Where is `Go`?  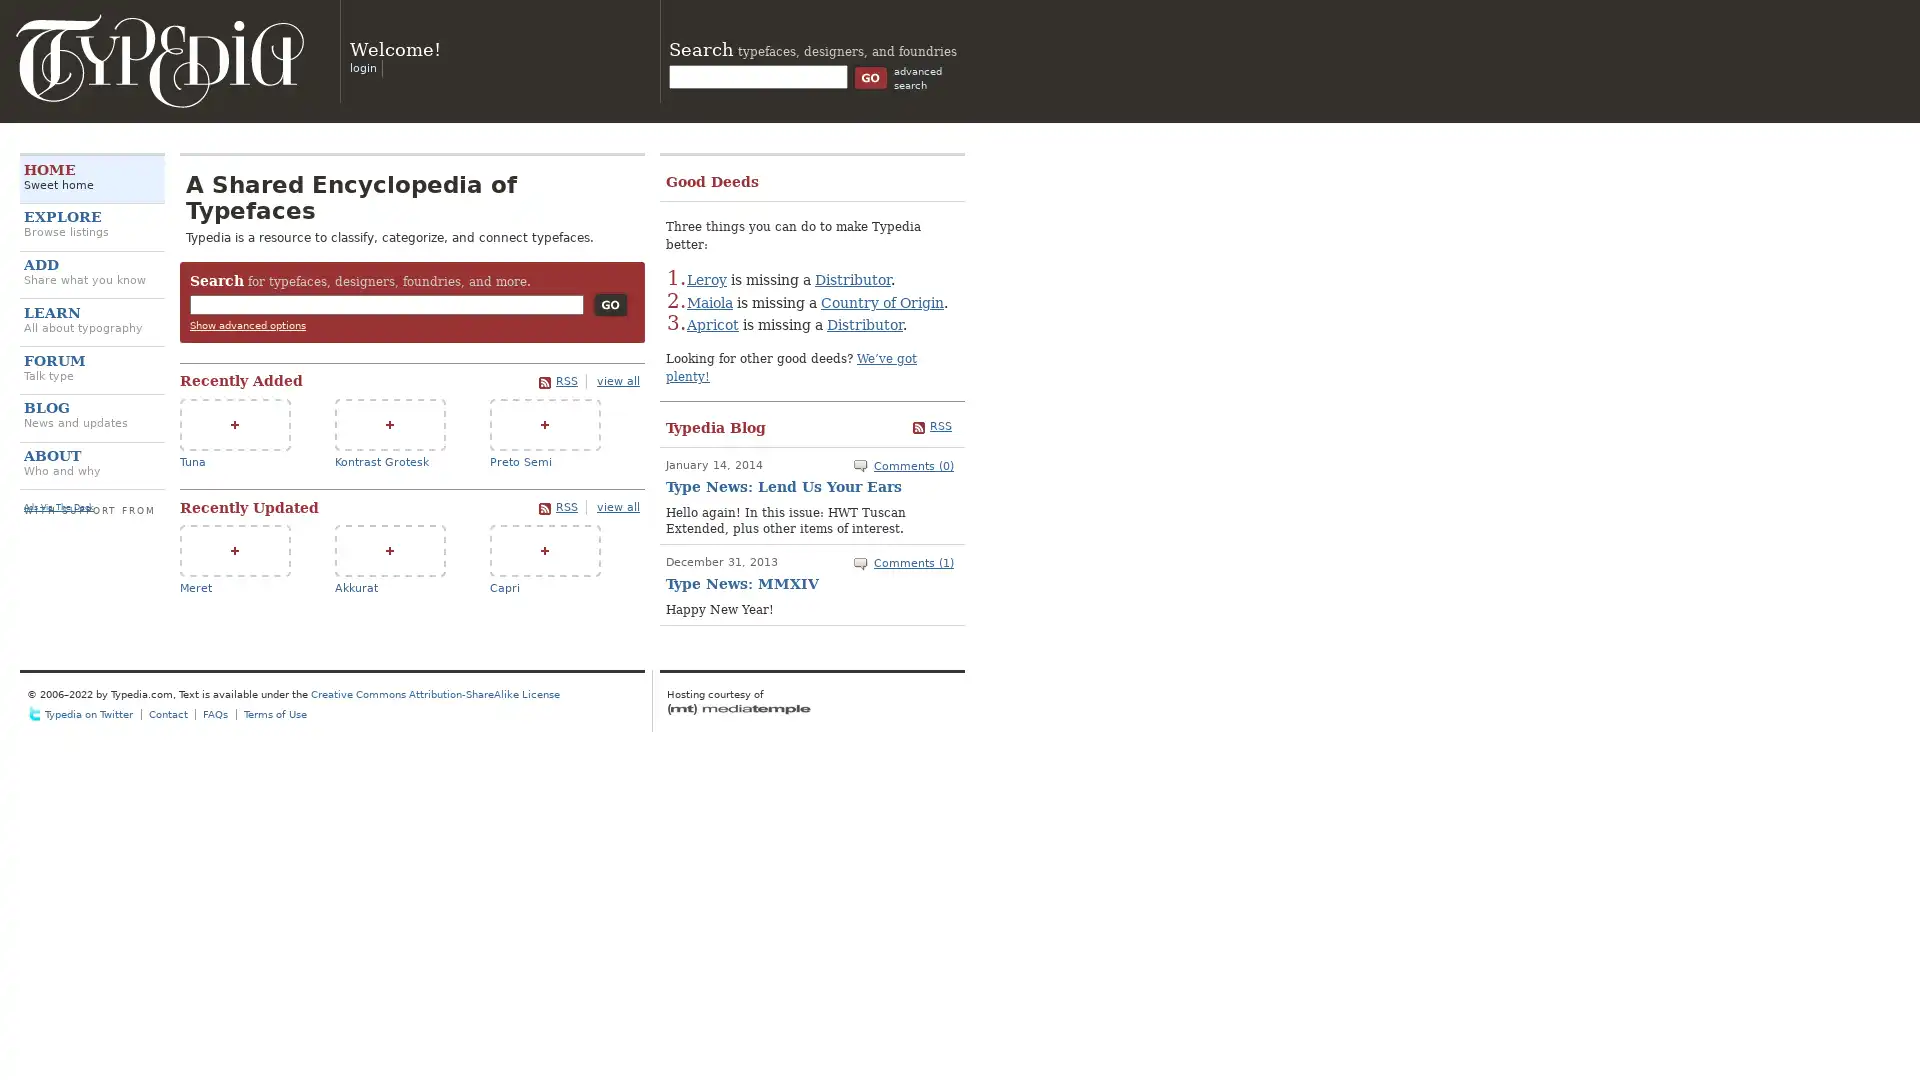
Go is located at coordinates (609, 304).